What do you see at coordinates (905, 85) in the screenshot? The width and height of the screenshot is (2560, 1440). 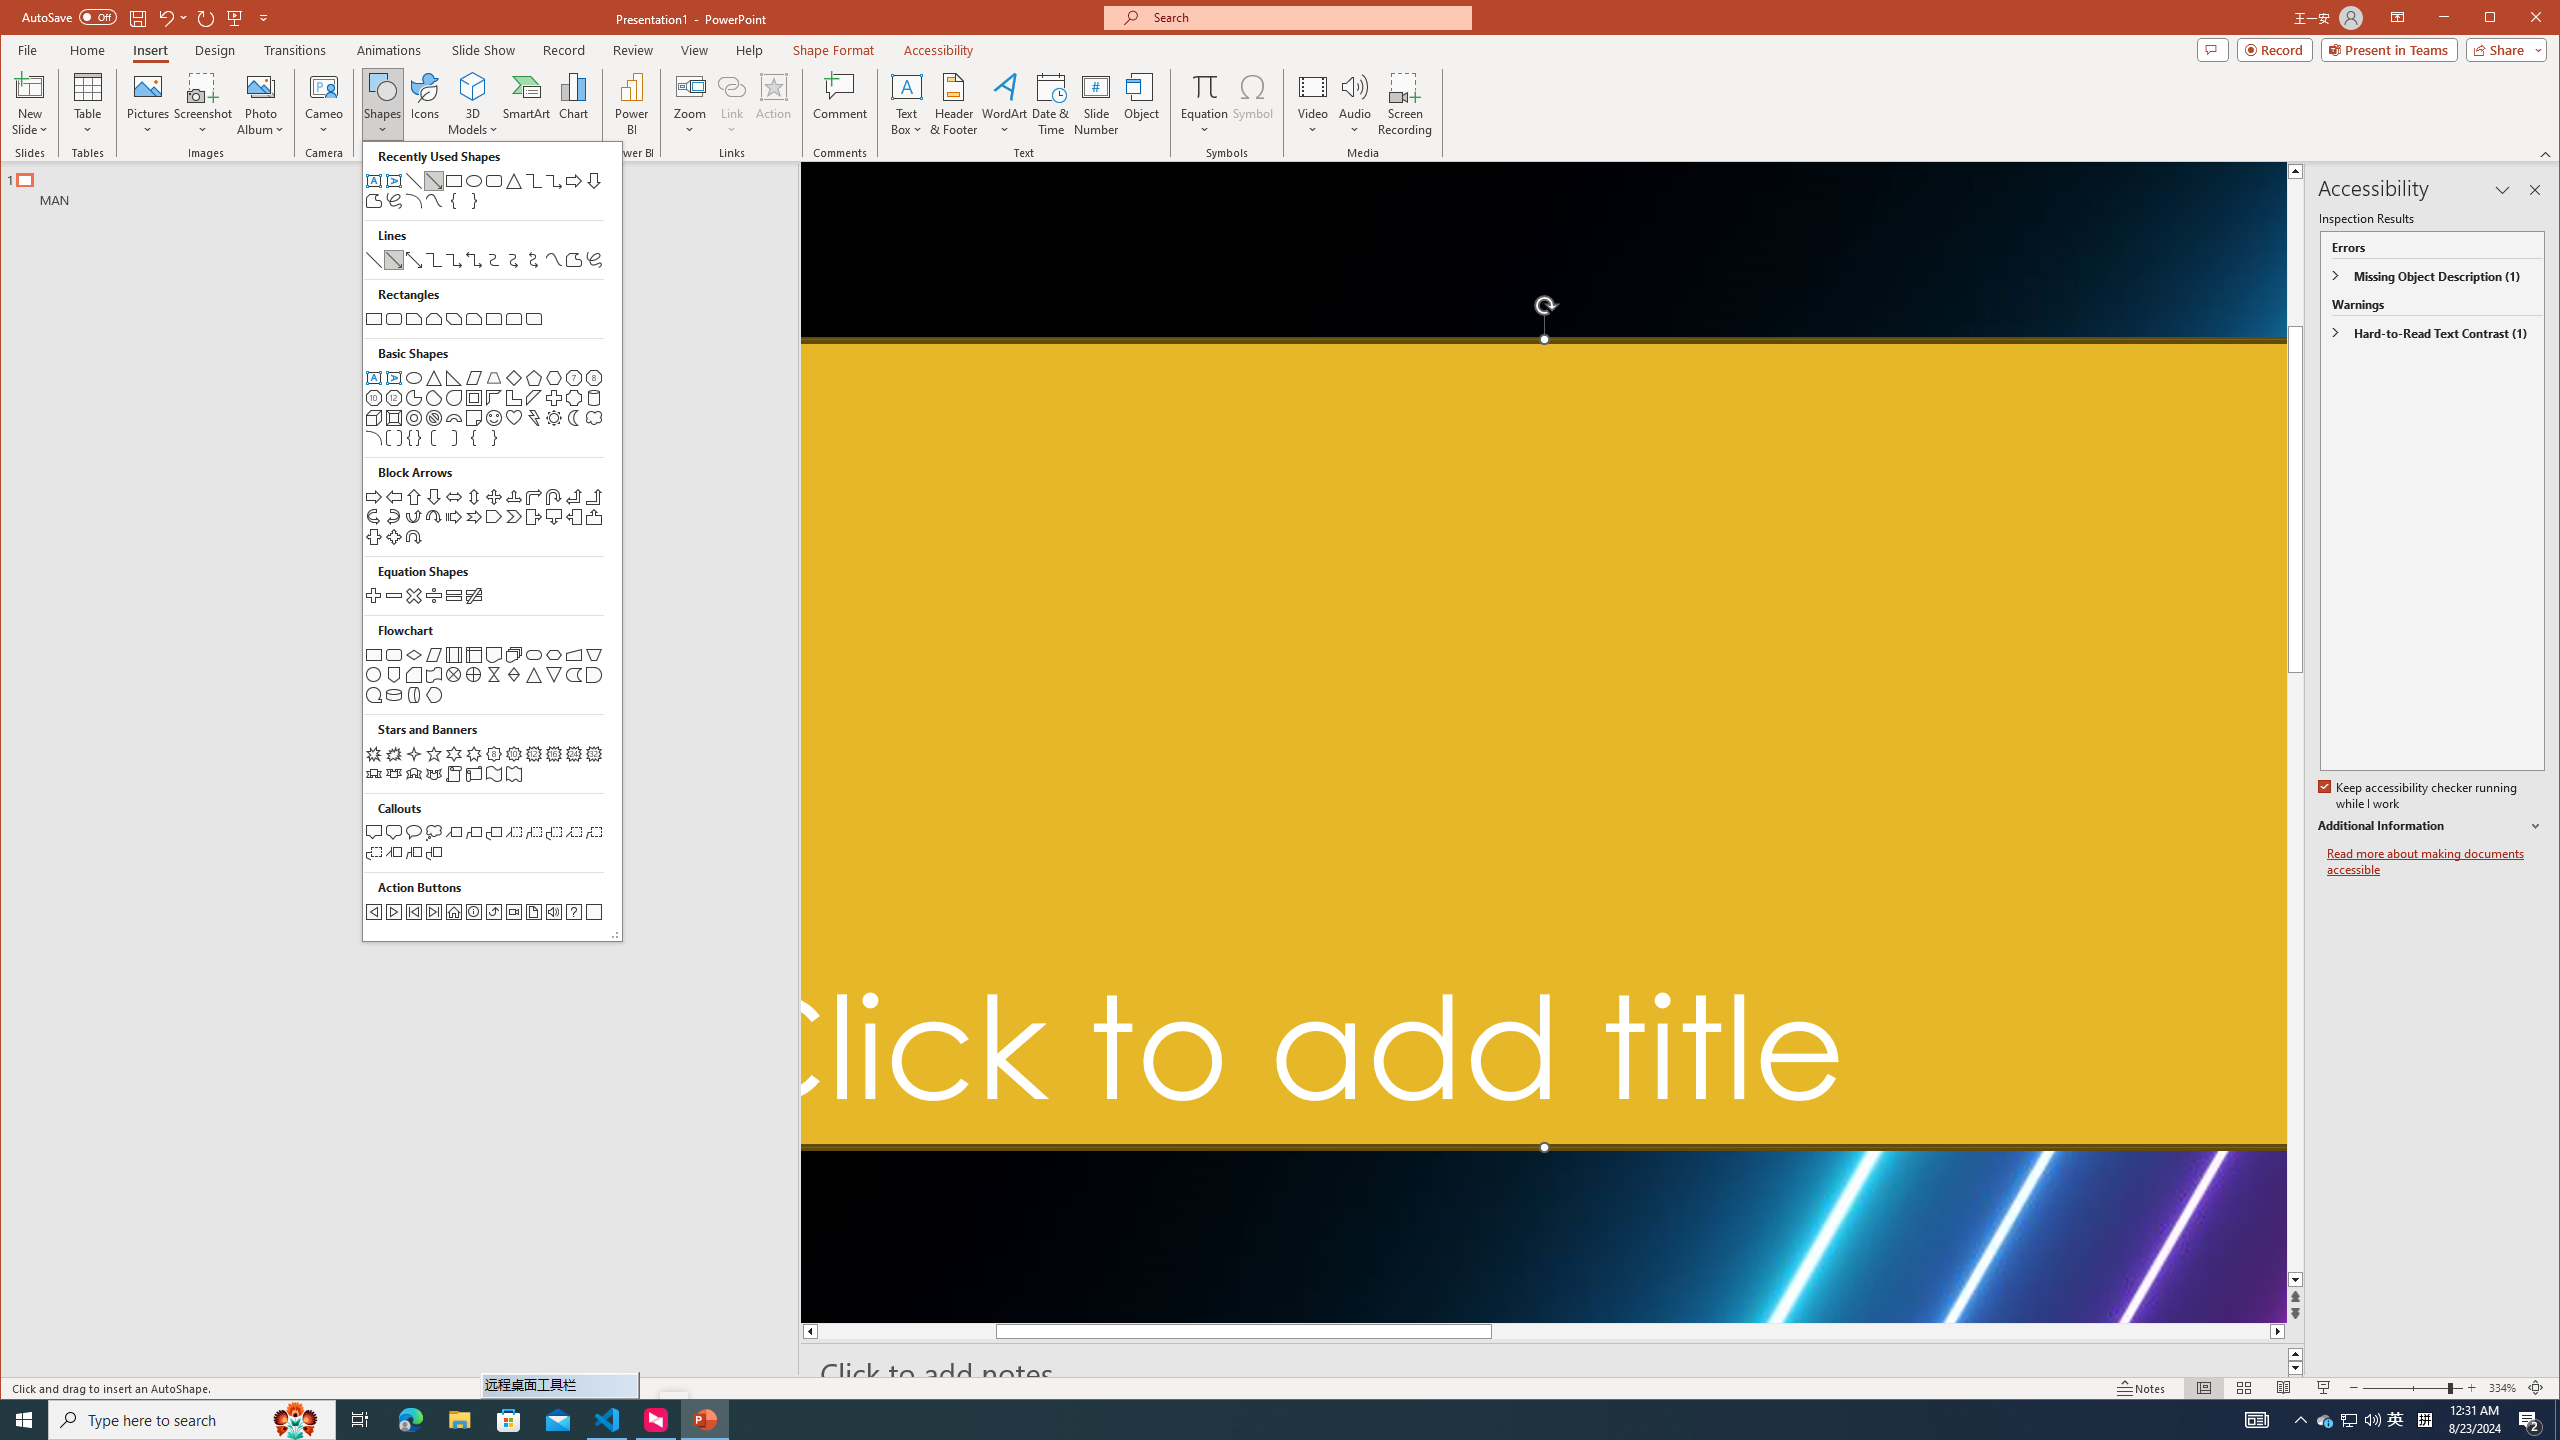 I see `'Draw Horizontal Text Box'` at bounding box center [905, 85].